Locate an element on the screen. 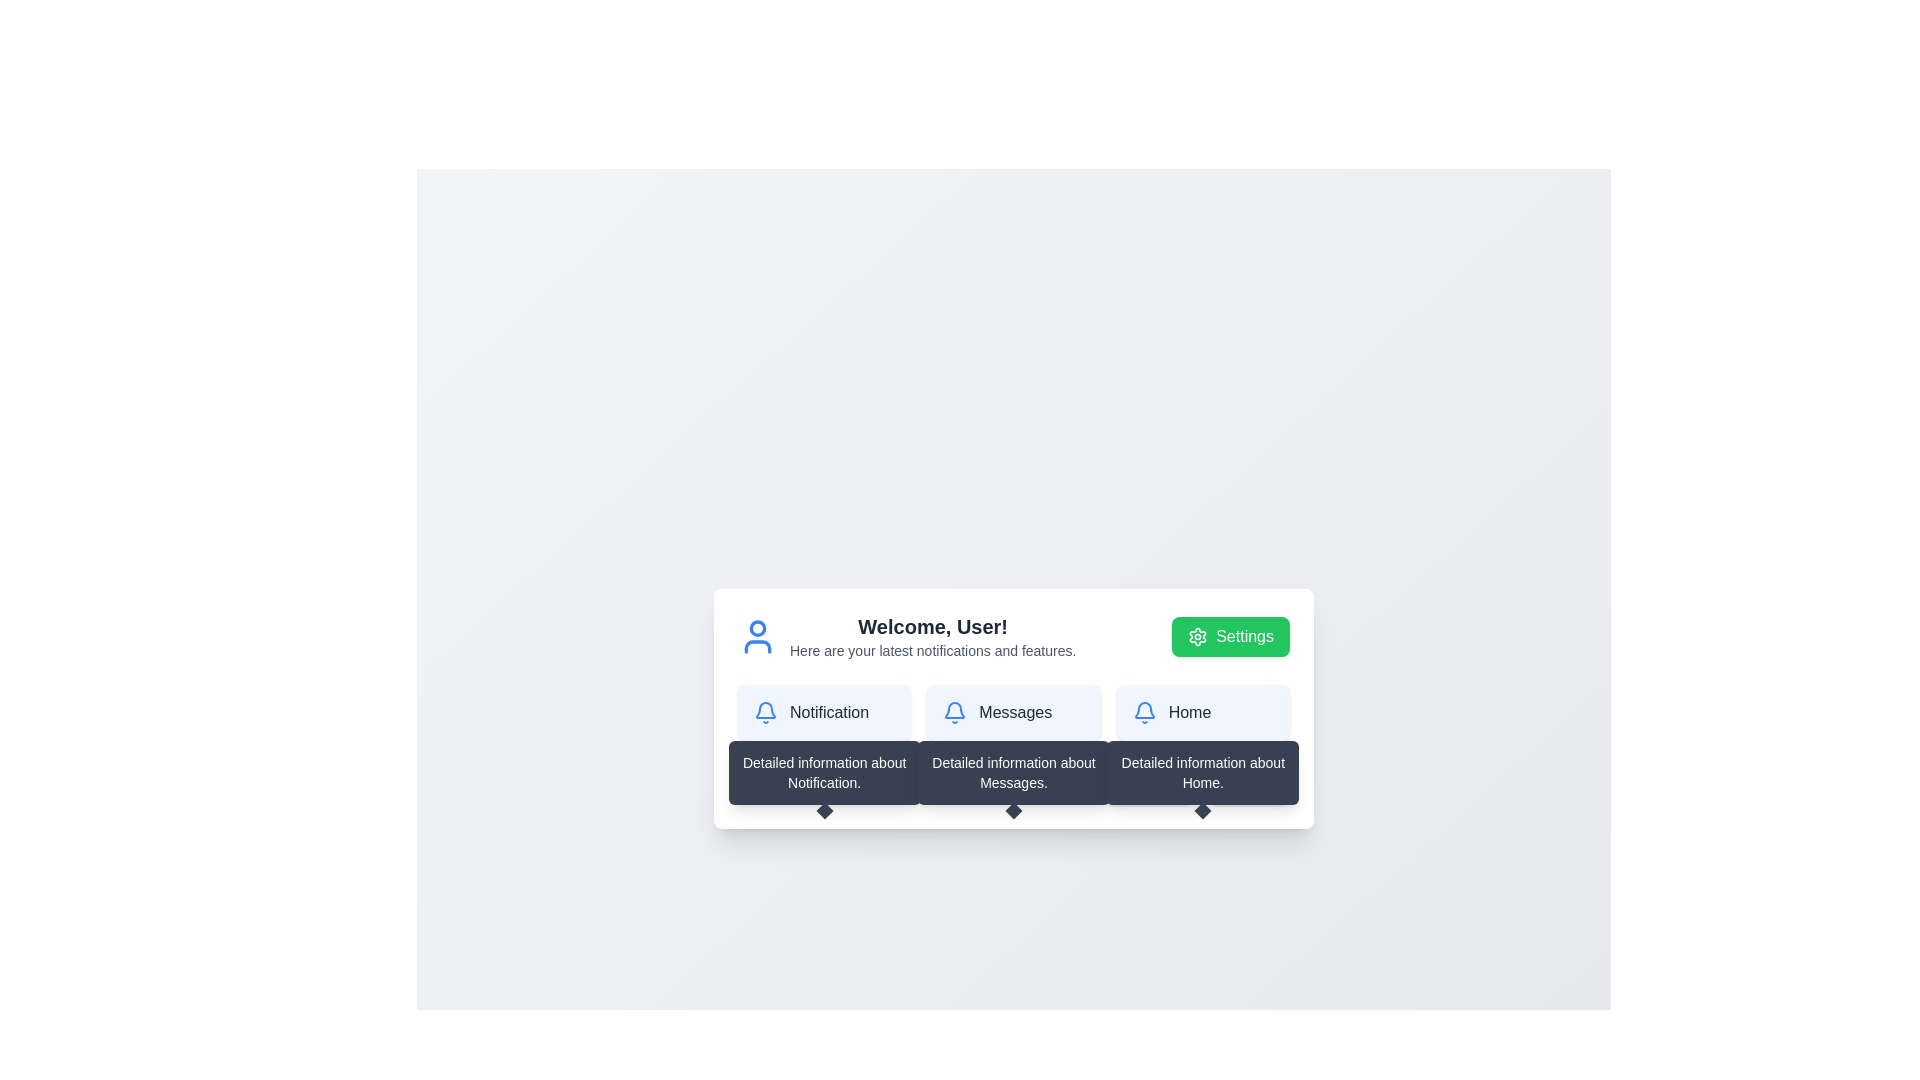  the settings icon located at the top-right corner of the white card interface next to the text 'Settings' is located at coordinates (1198, 636).